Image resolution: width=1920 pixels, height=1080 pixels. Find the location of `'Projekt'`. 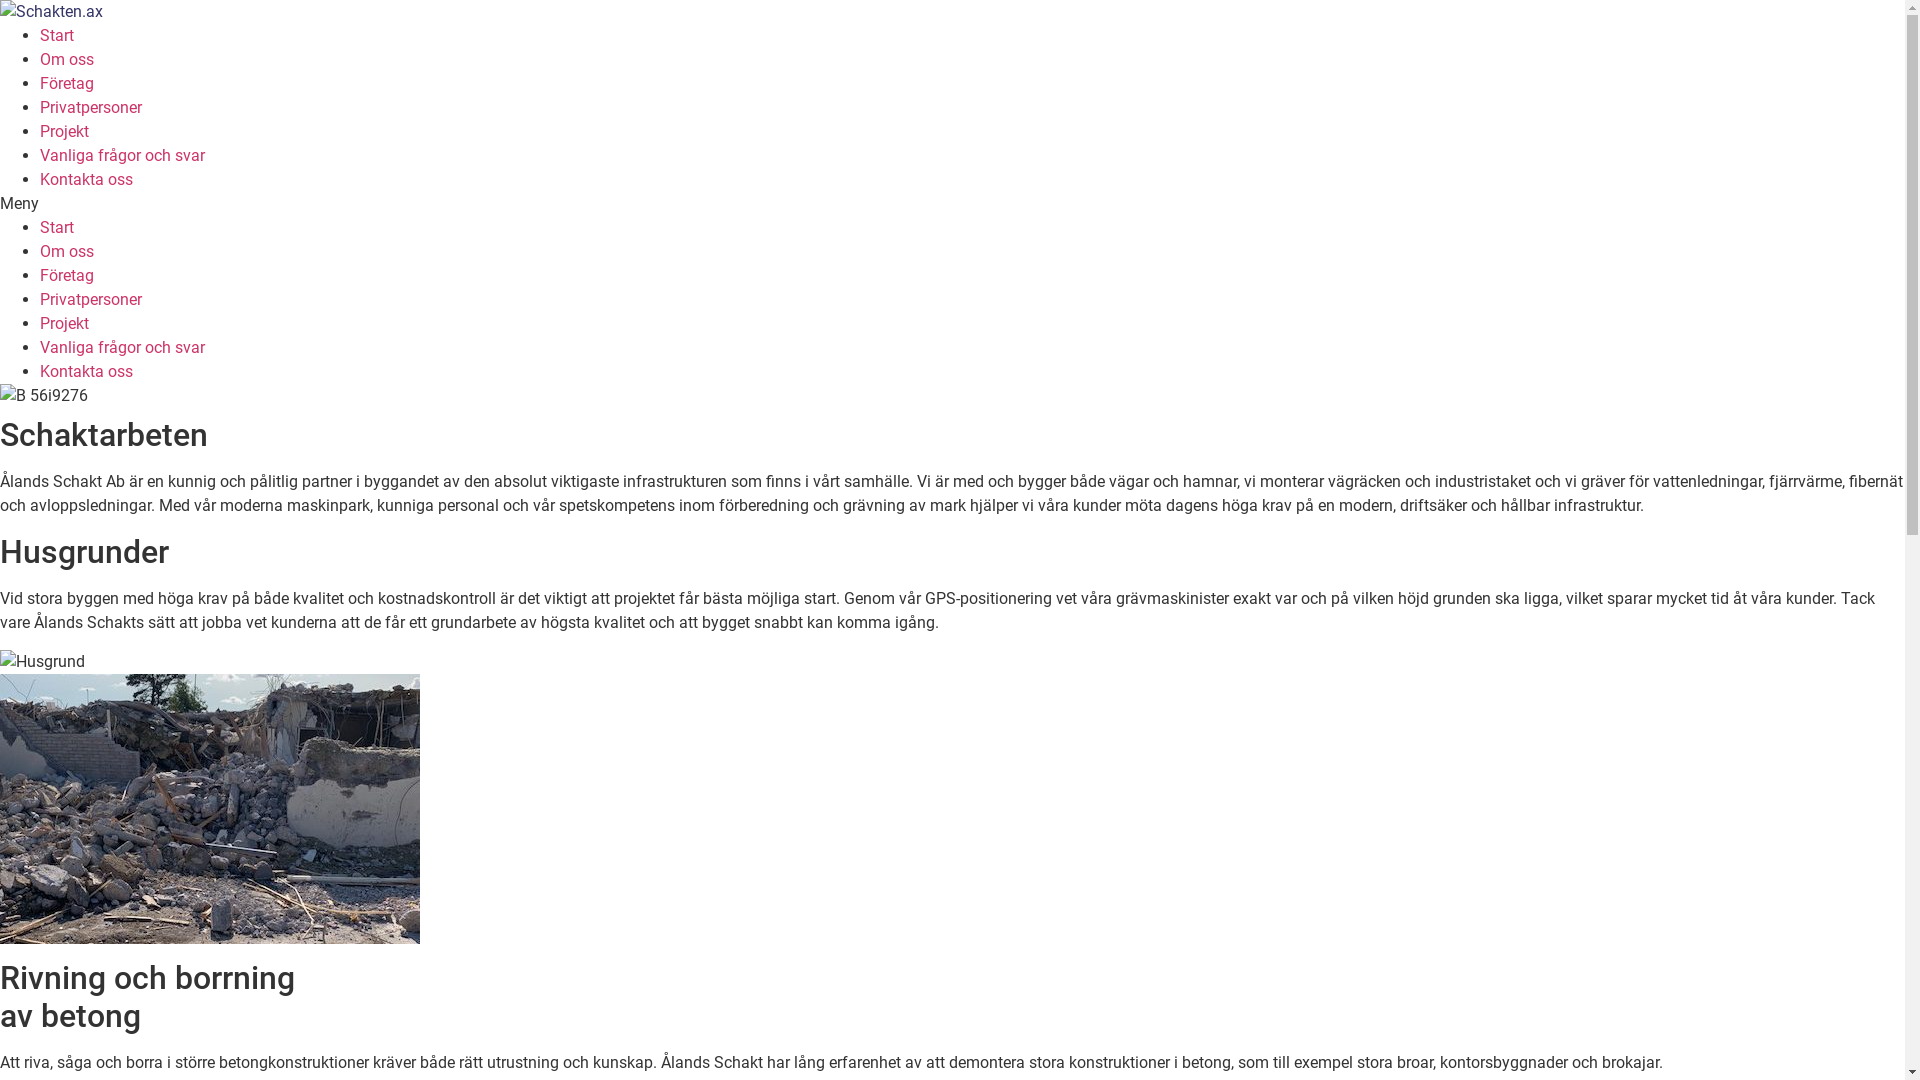

'Projekt' is located at coordinates (39, 131).